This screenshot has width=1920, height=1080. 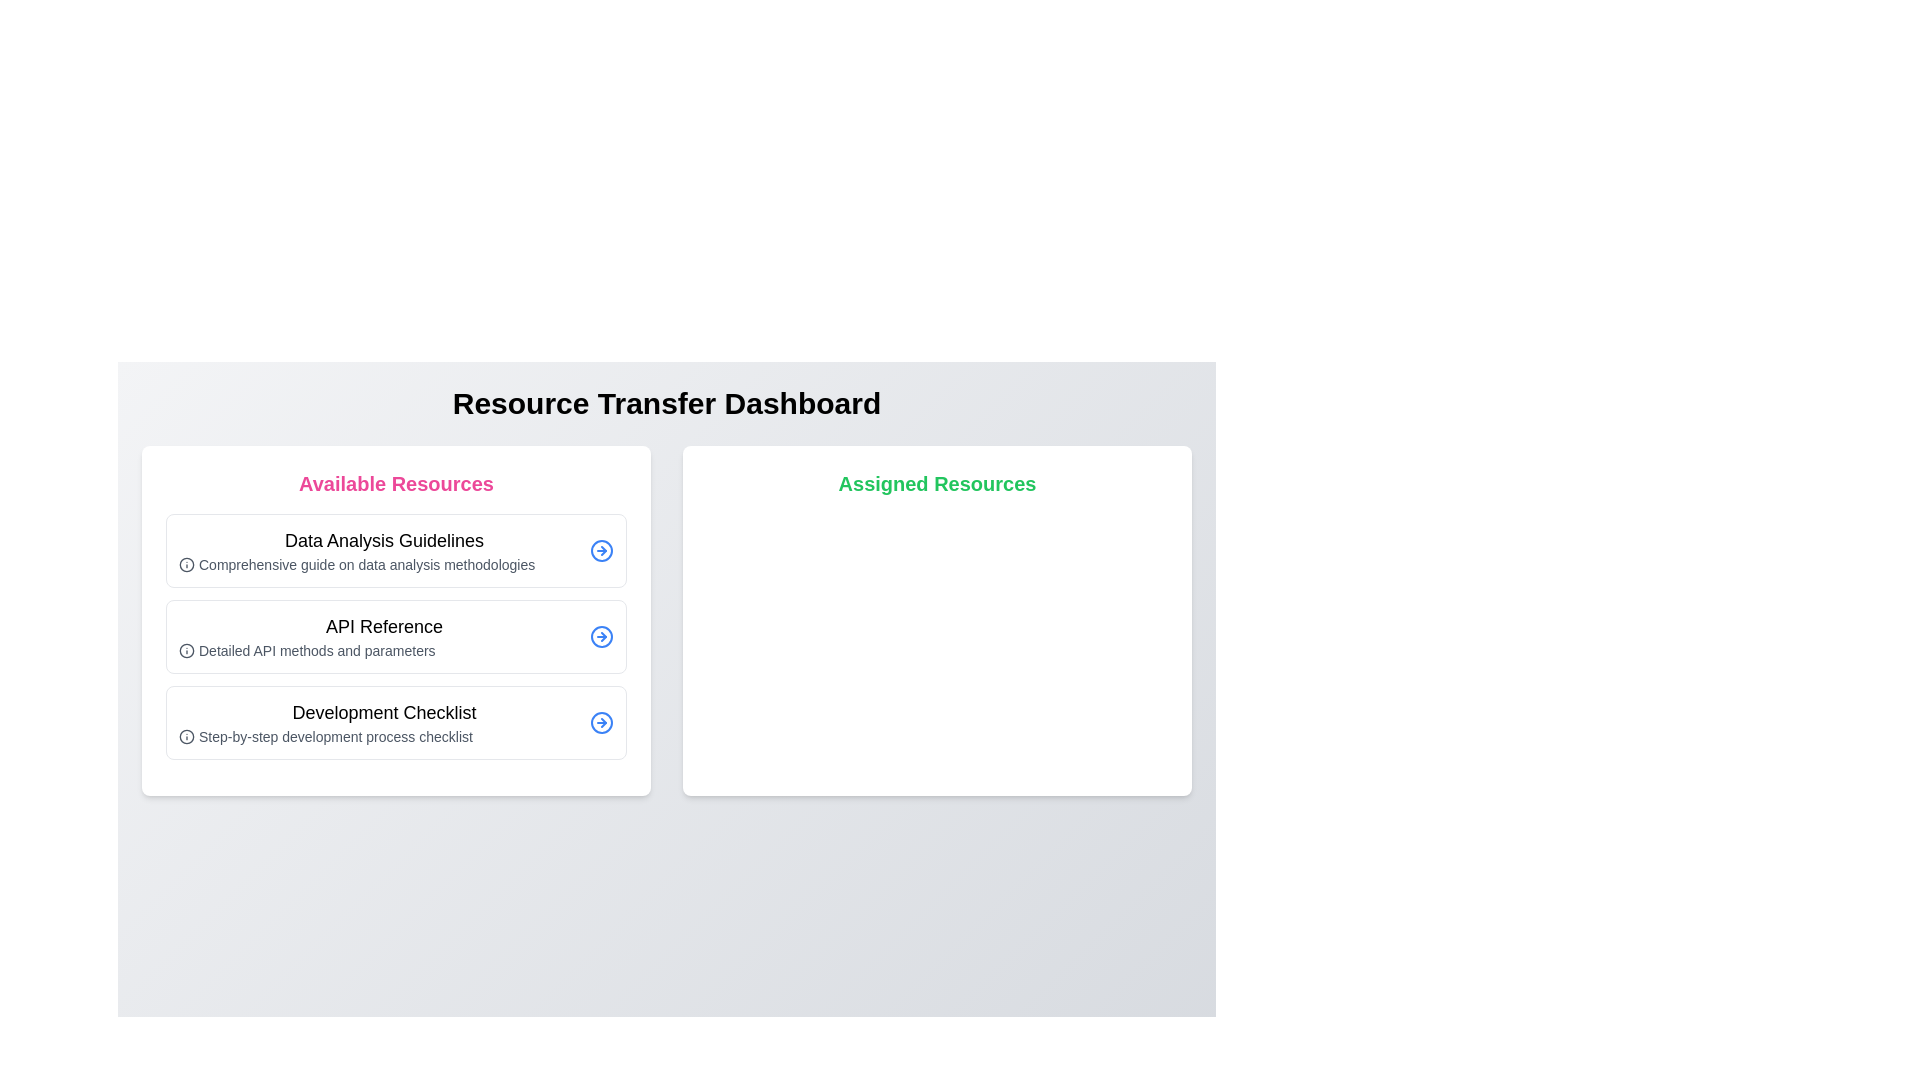 I want to click on the 'Development Checklist' component which includes the title in bold and a subtitle, positioned as the third element under 'API Reference', so click(x=384, y=722).